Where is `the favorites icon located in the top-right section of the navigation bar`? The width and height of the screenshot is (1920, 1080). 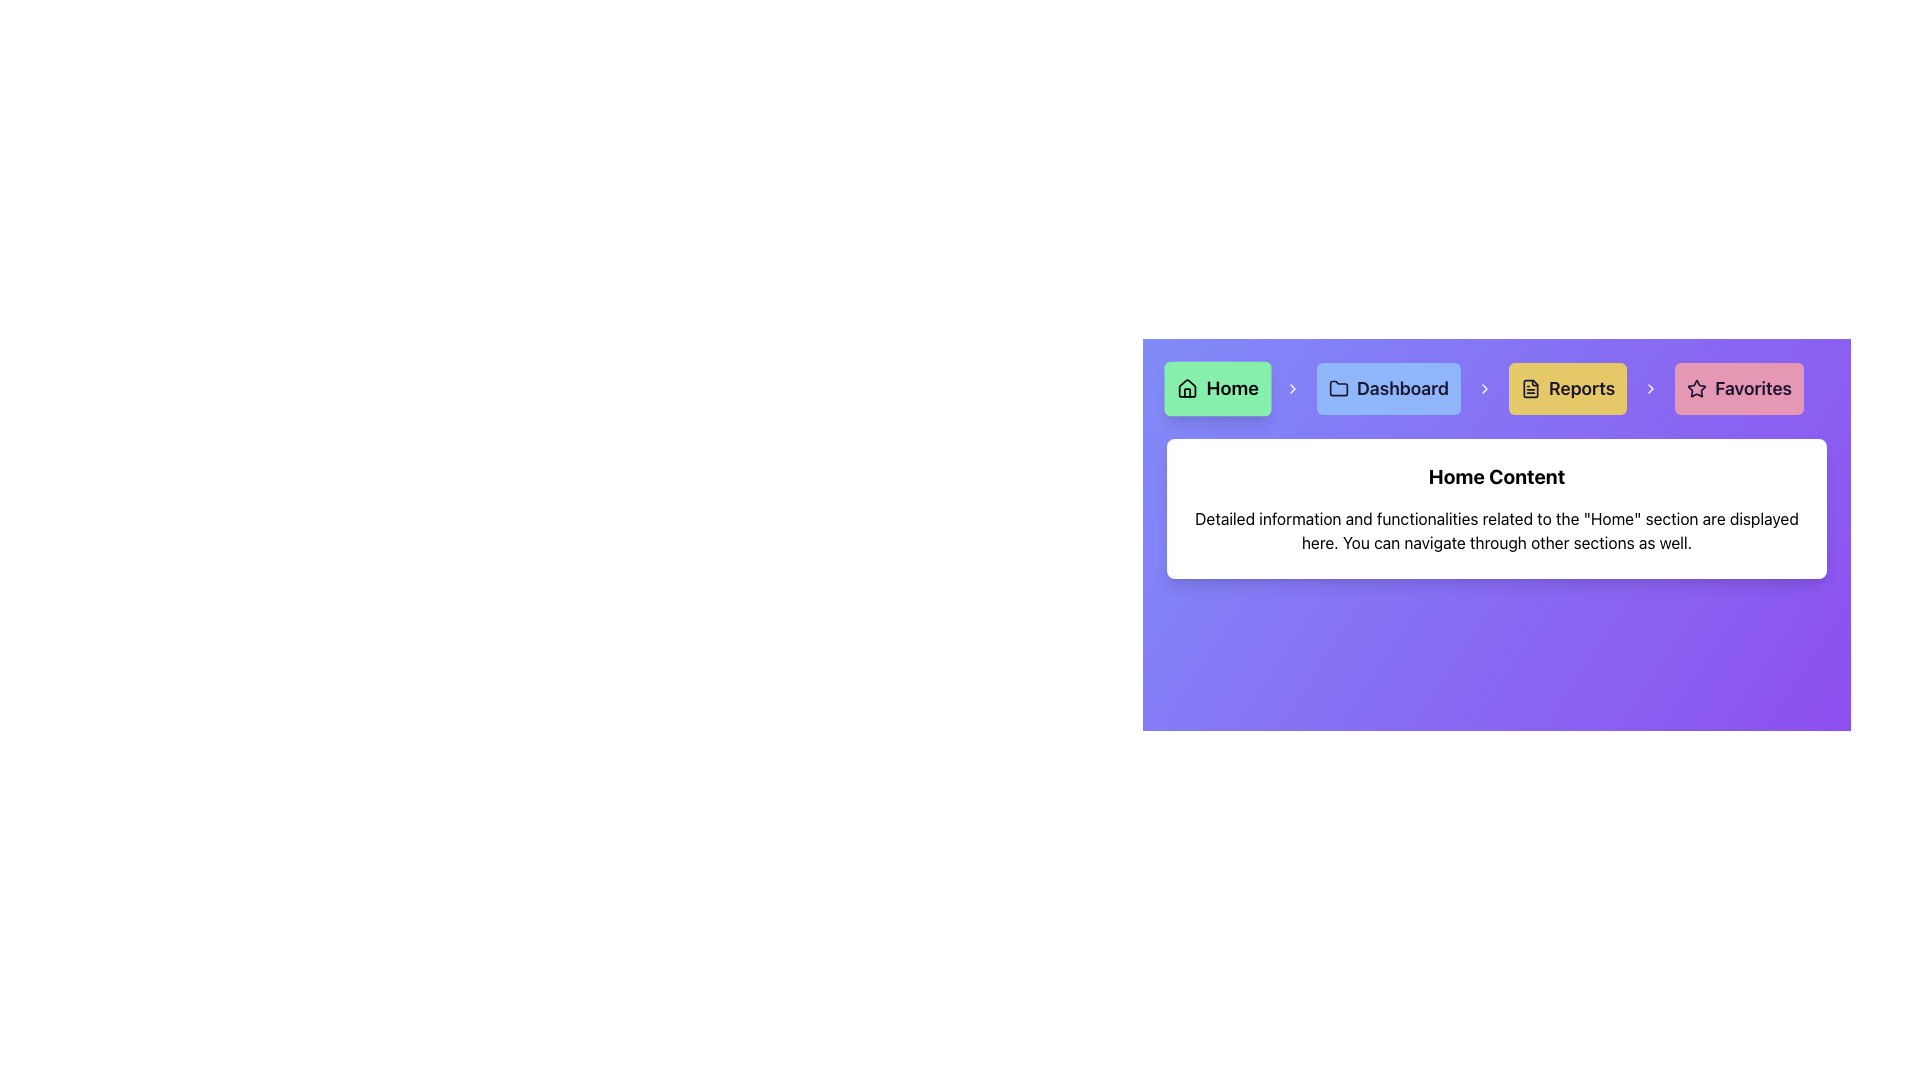 the favorites icon located in the top-right section of the navigation bar is located at coordinates (1696, 388).